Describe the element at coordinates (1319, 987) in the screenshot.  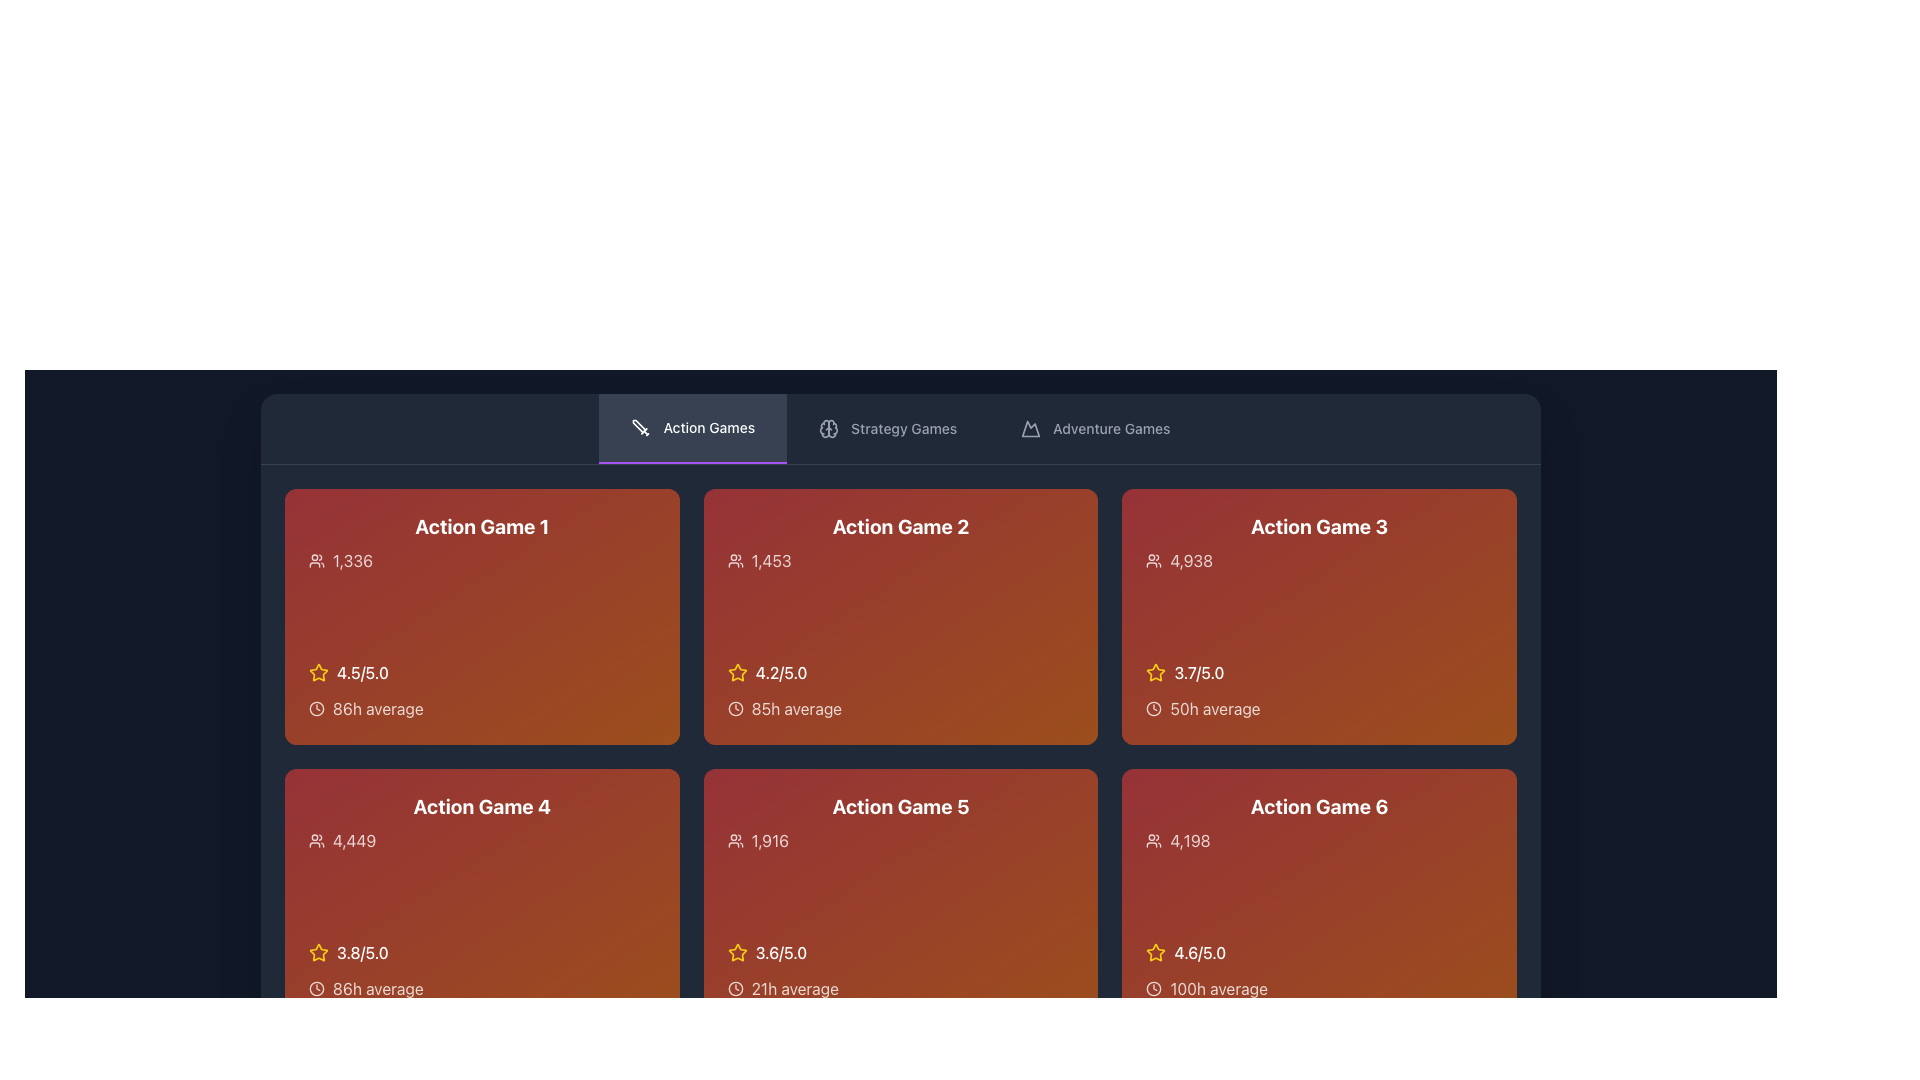
I see `displayed average time spent information located at the bottom of the 'Action Game 6' card underneath the rating information` at that location.